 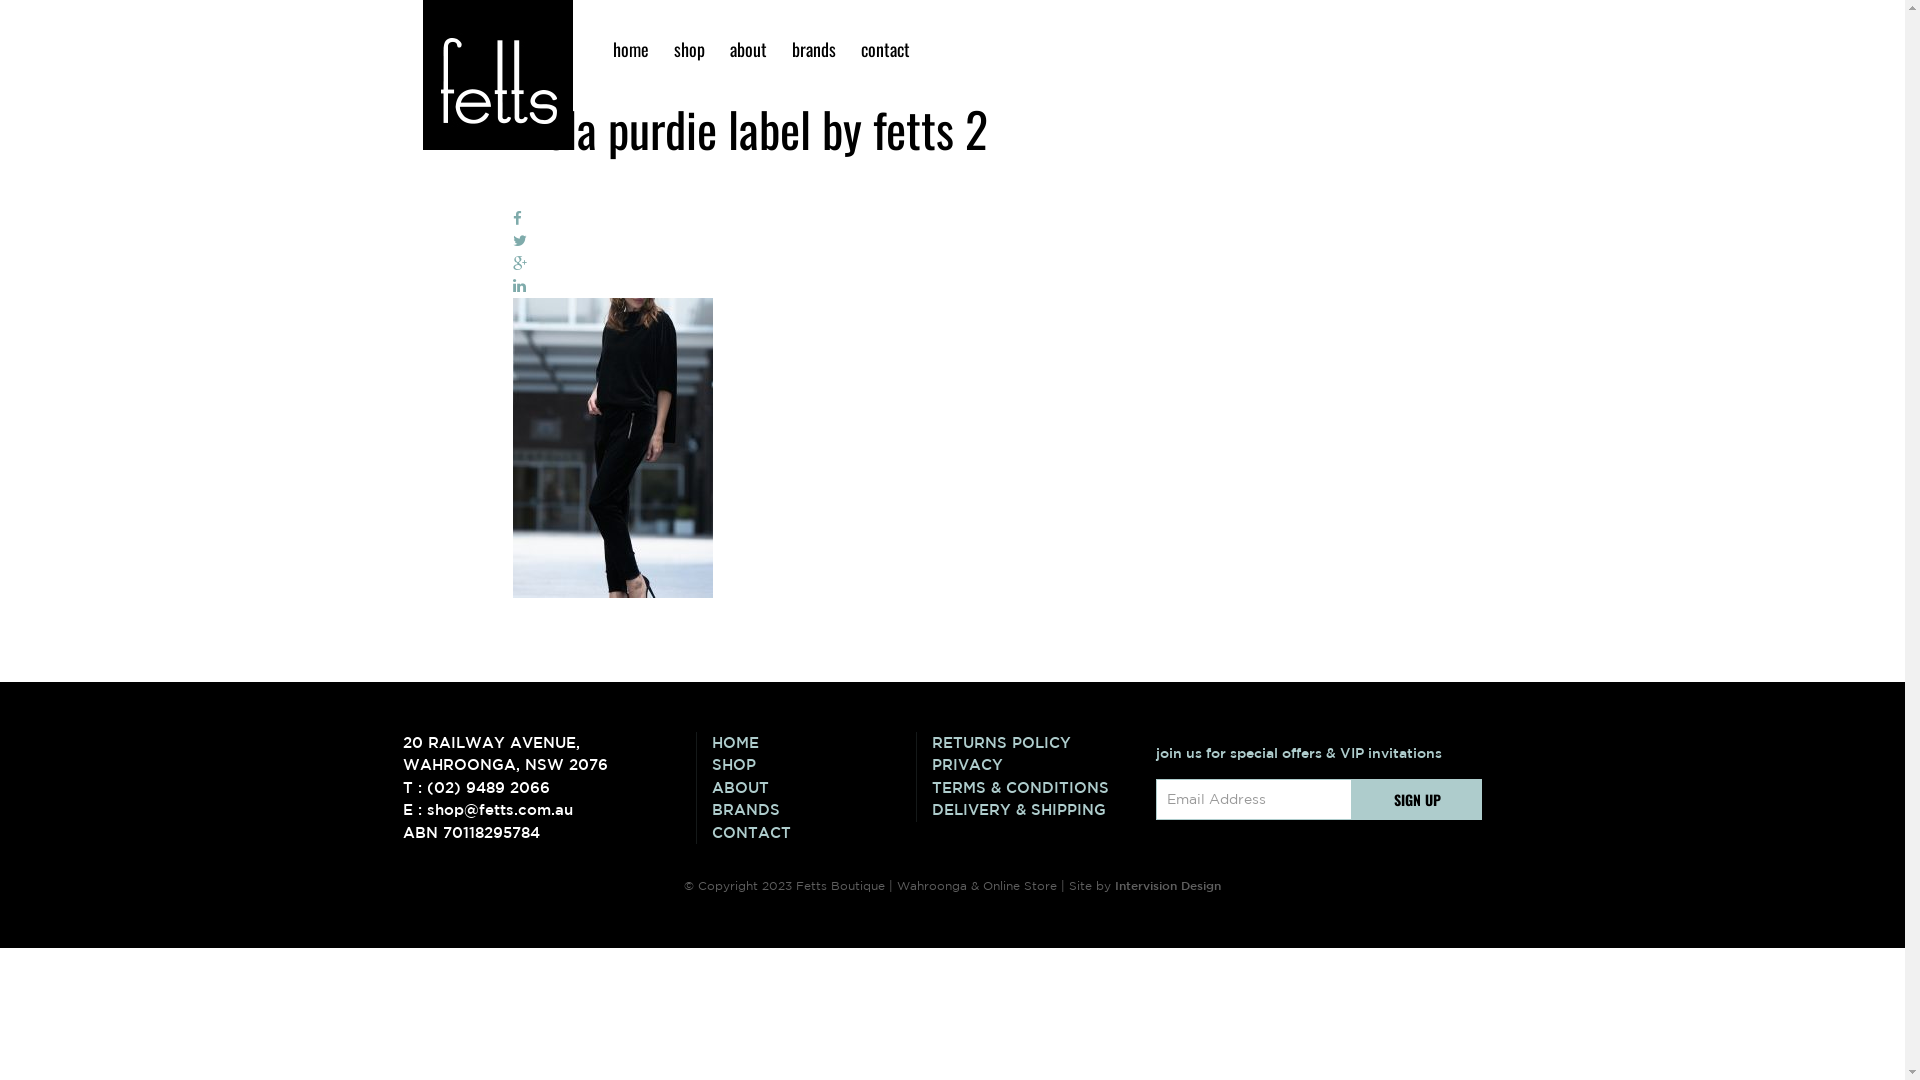 I want to click on 'Sign Up', so click(x=1416, y=798).